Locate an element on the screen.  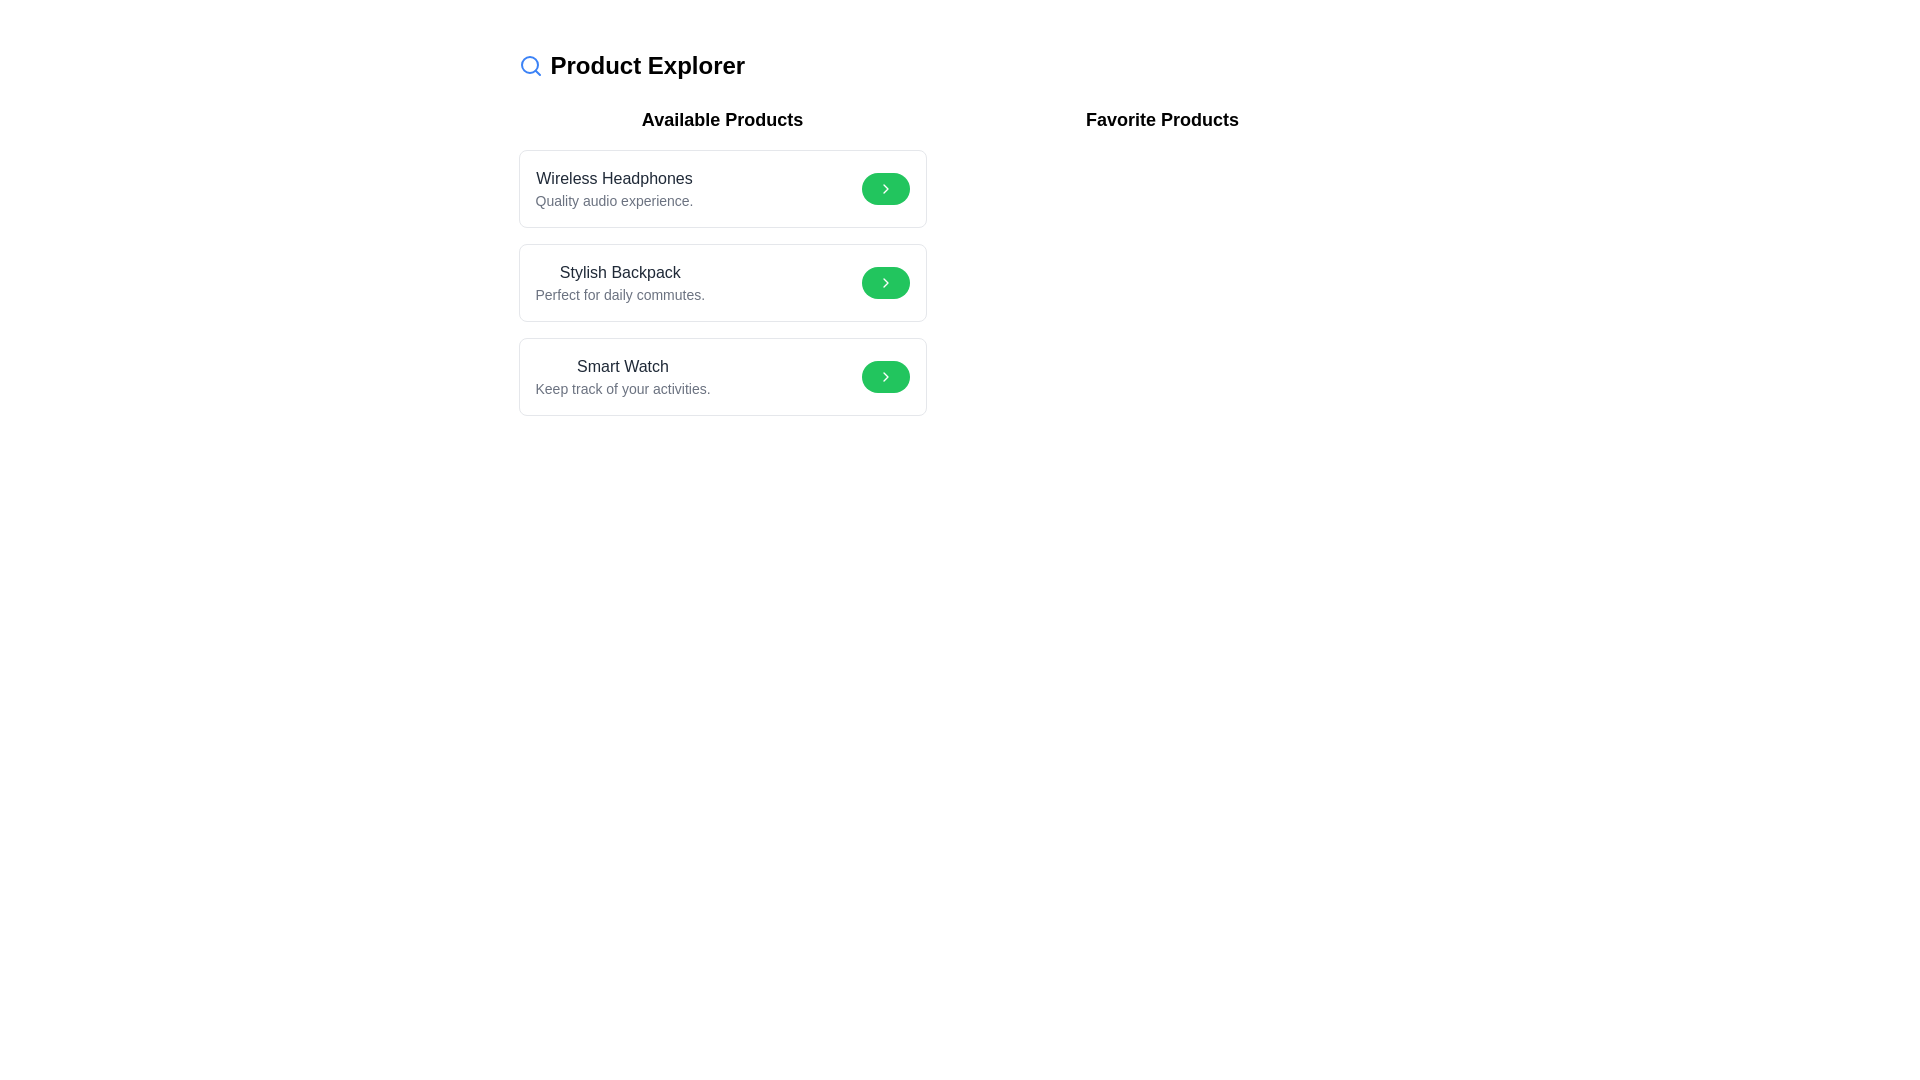
the 'Smart Watch' text label located in the 'Available Products' section of the 'Product Explorer' interface, which is styled in dark gray and is the topmost line above the text 'Keep track of your activities.' is located at coordinates (622, 366).